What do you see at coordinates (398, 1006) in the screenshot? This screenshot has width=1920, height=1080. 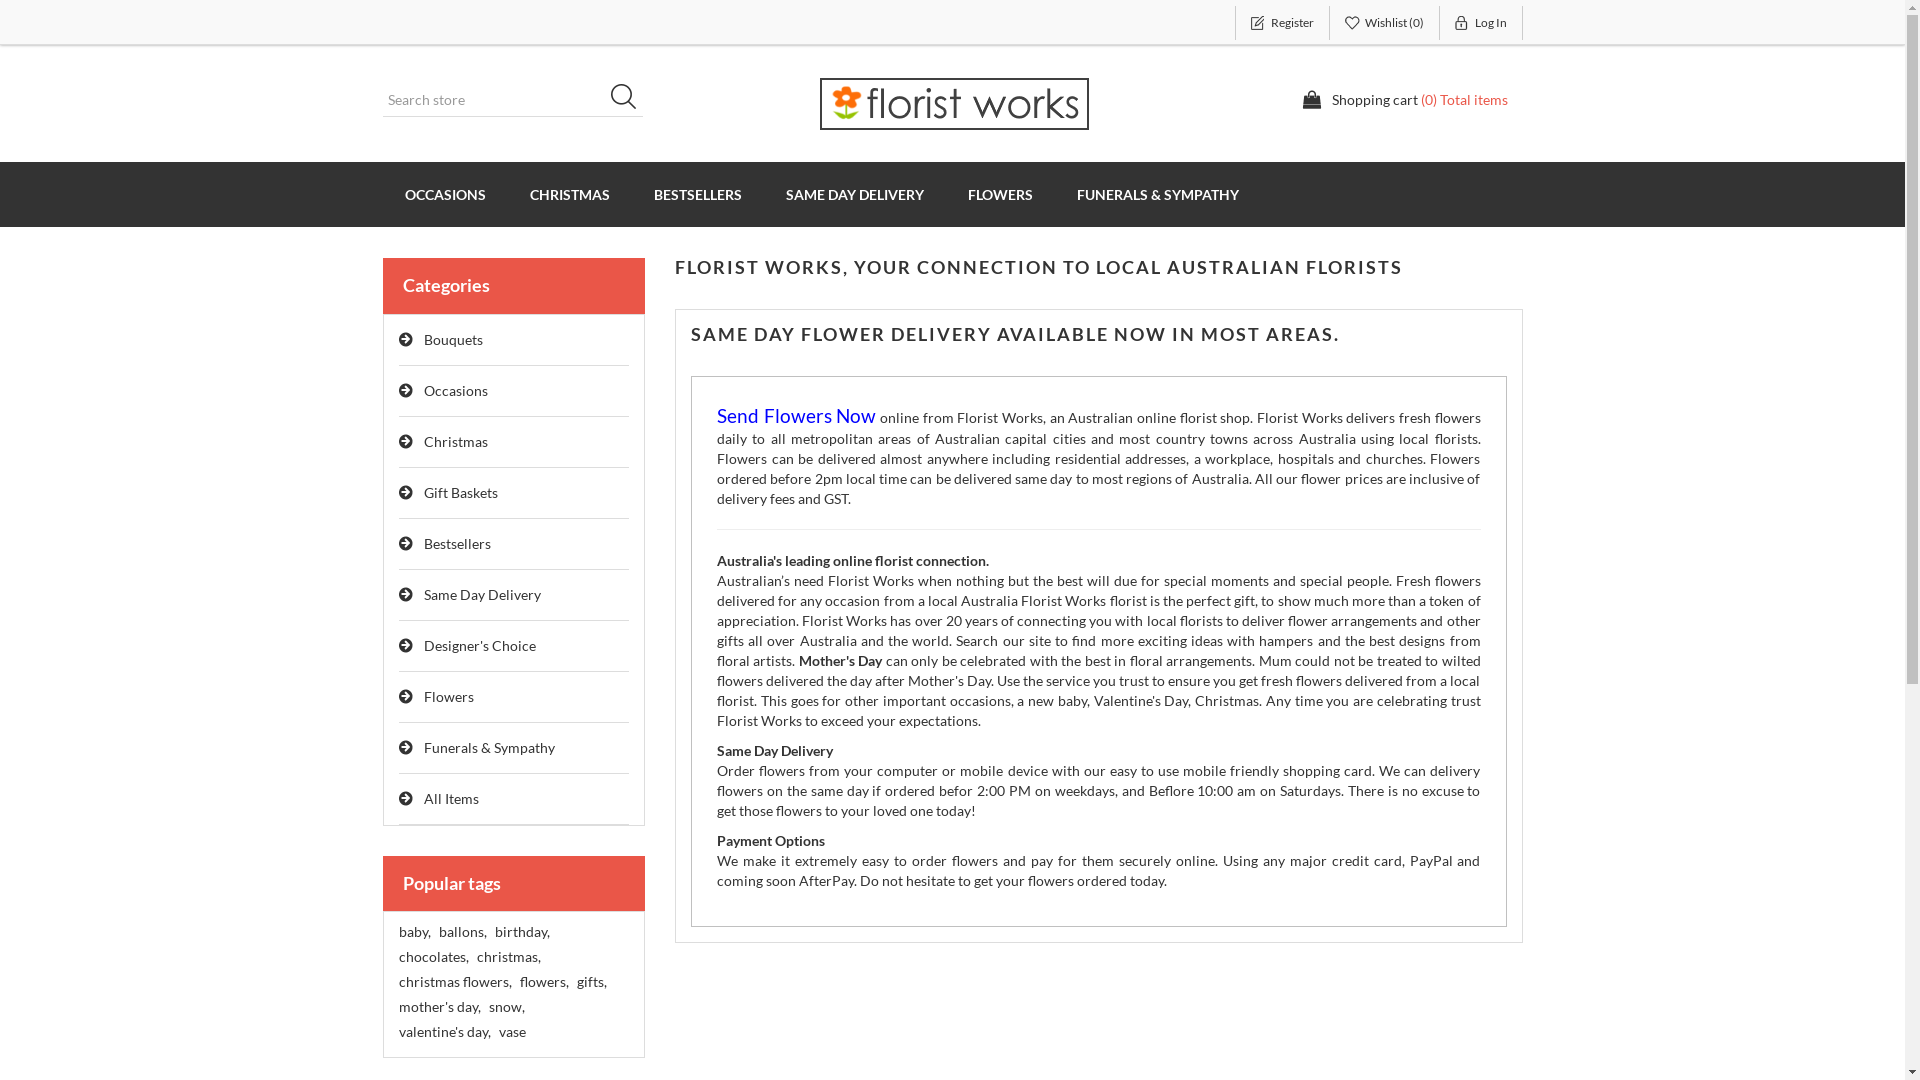 I see `'mother's day,'` at bounding box center [398, 1006].